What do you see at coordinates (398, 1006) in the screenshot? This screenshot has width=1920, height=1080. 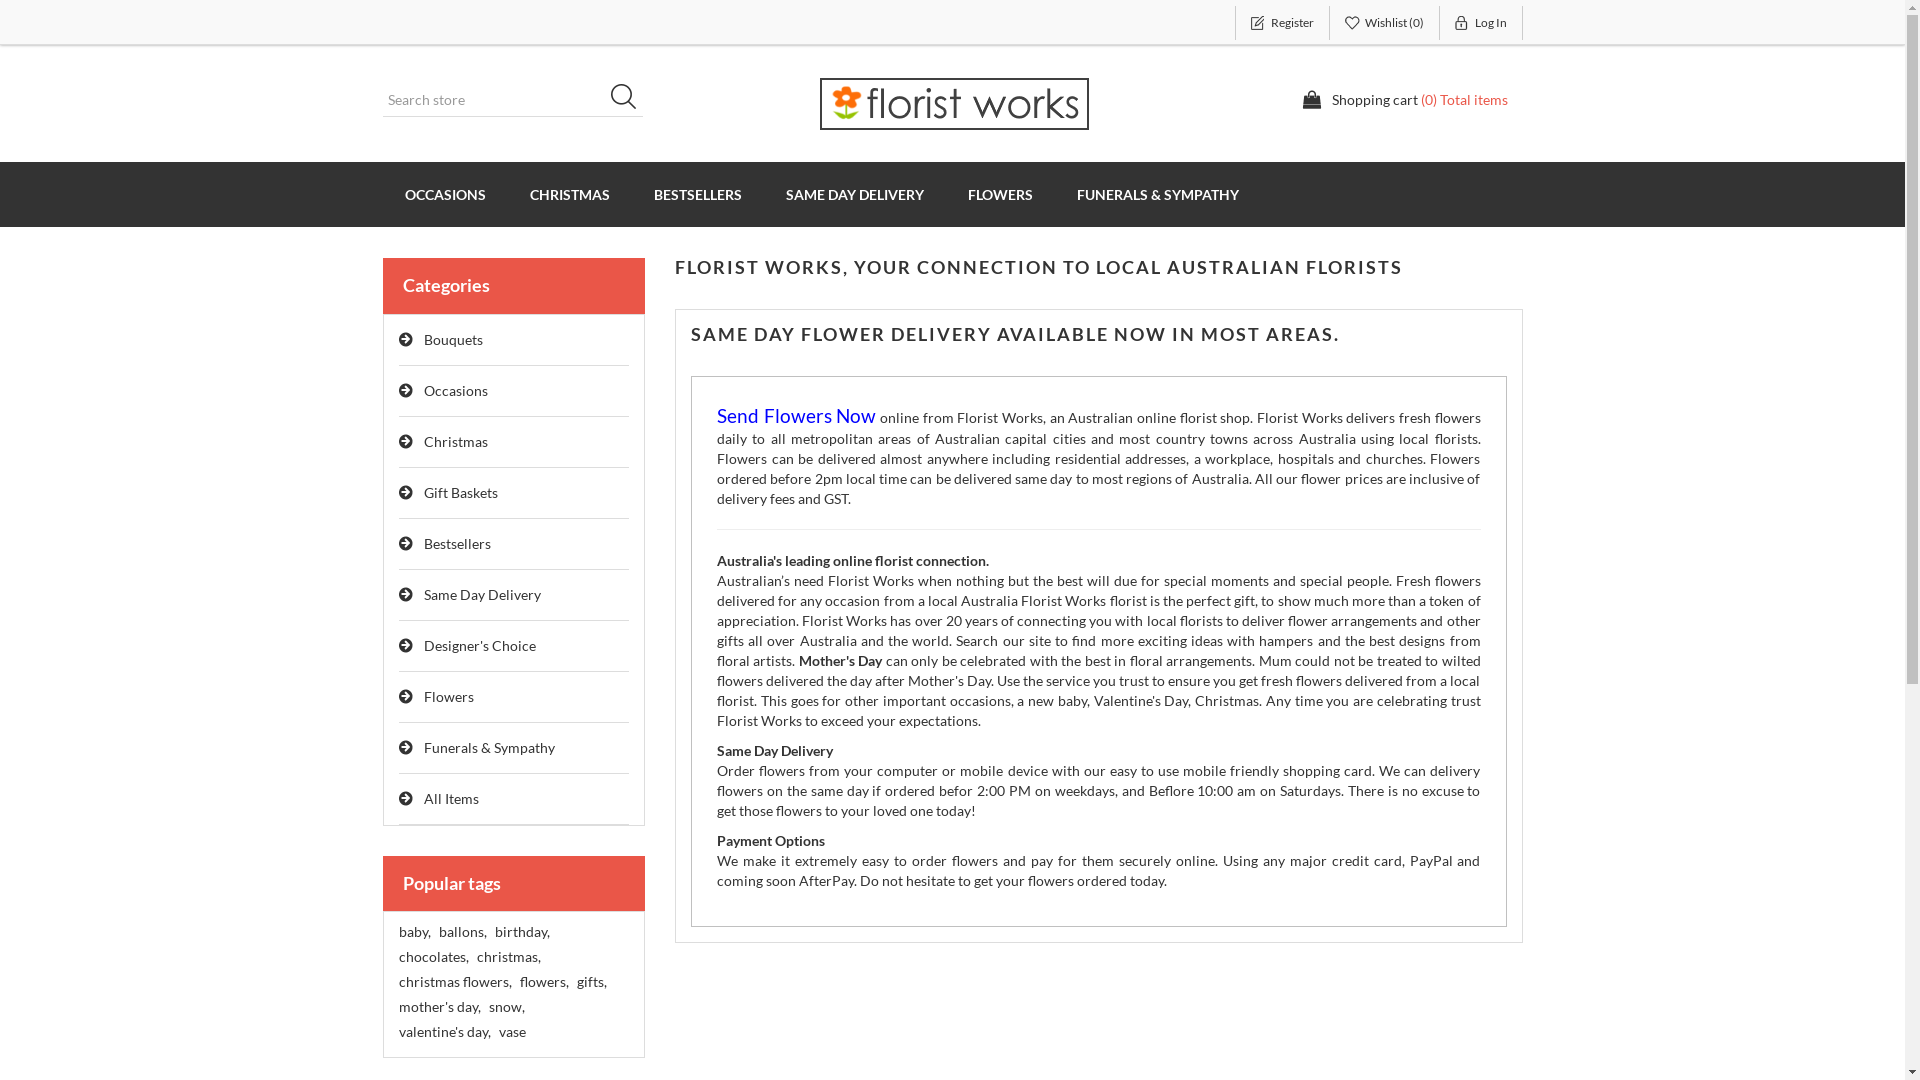 I see `'mother's day,'` at bounding box center [398, 1006].